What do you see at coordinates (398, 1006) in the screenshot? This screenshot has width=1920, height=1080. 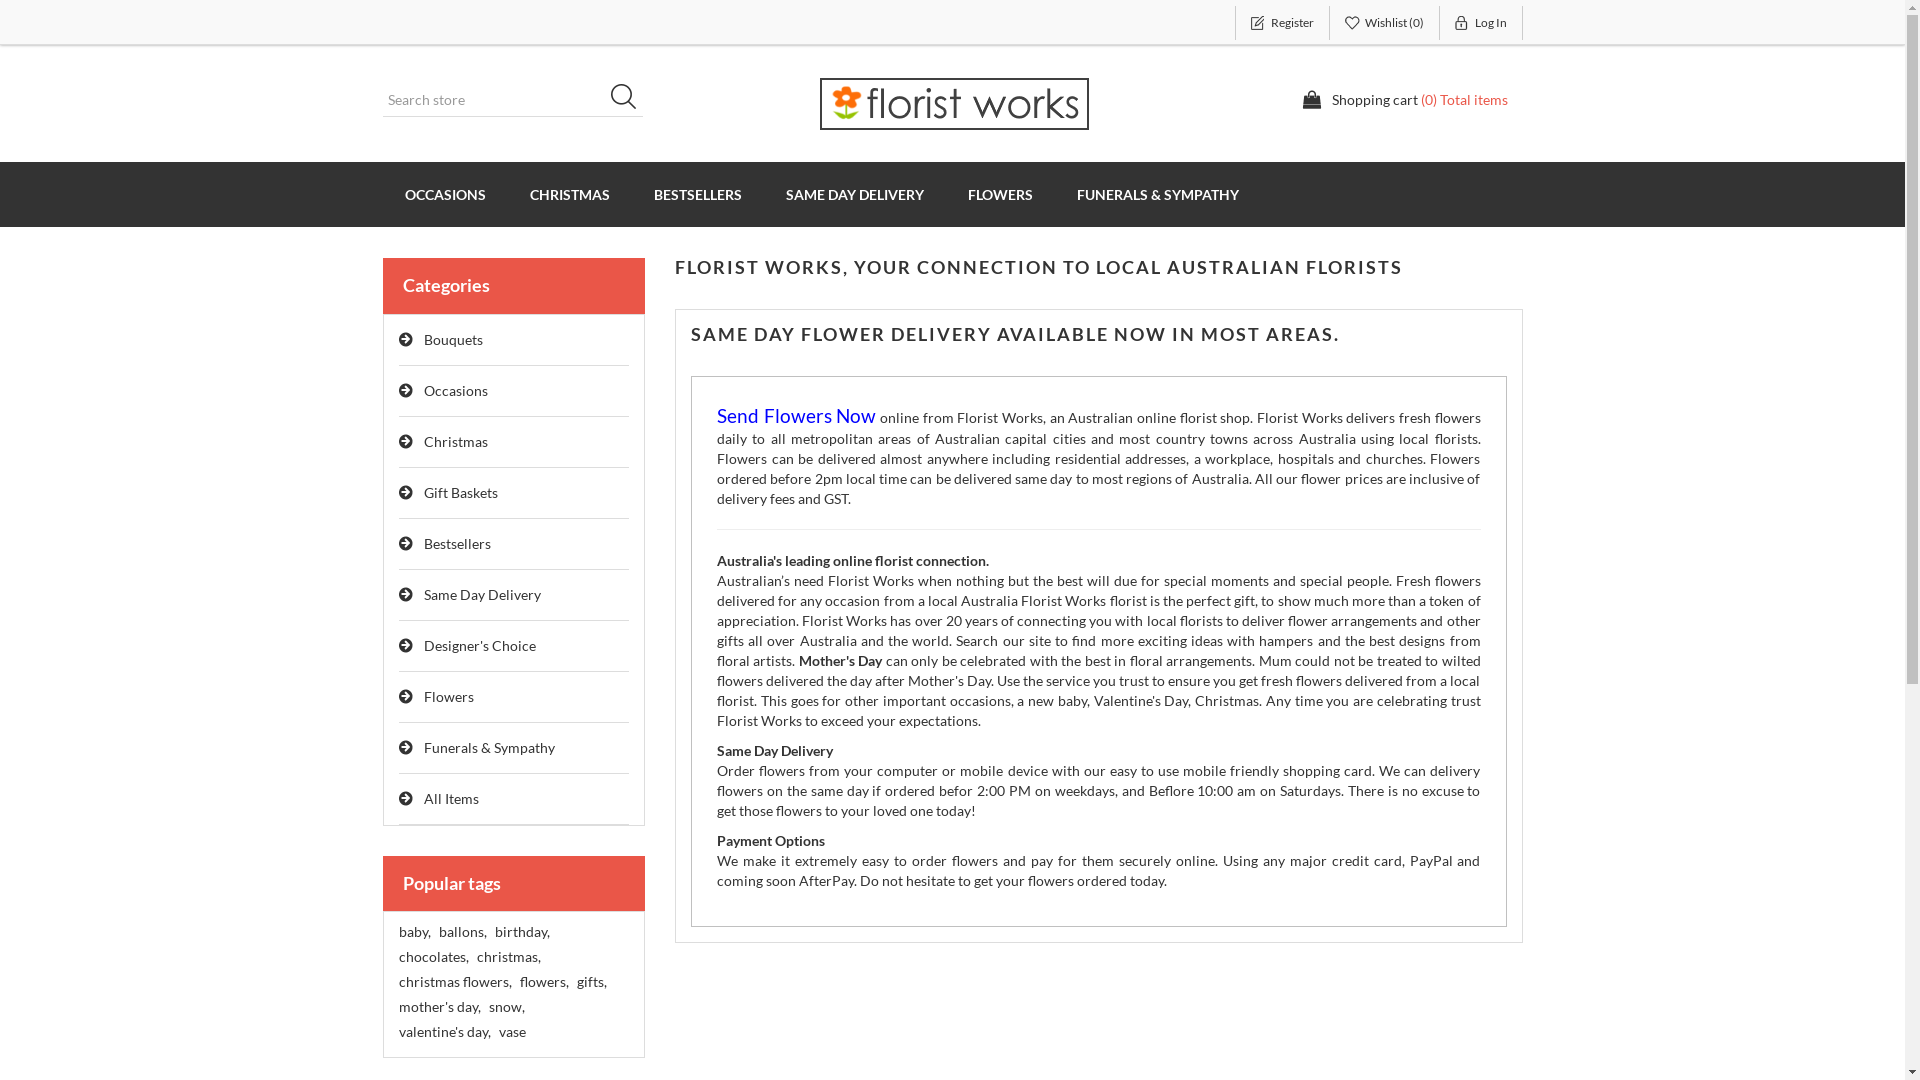 I see `'mother's day,'` at bounding box center [398, 1006].